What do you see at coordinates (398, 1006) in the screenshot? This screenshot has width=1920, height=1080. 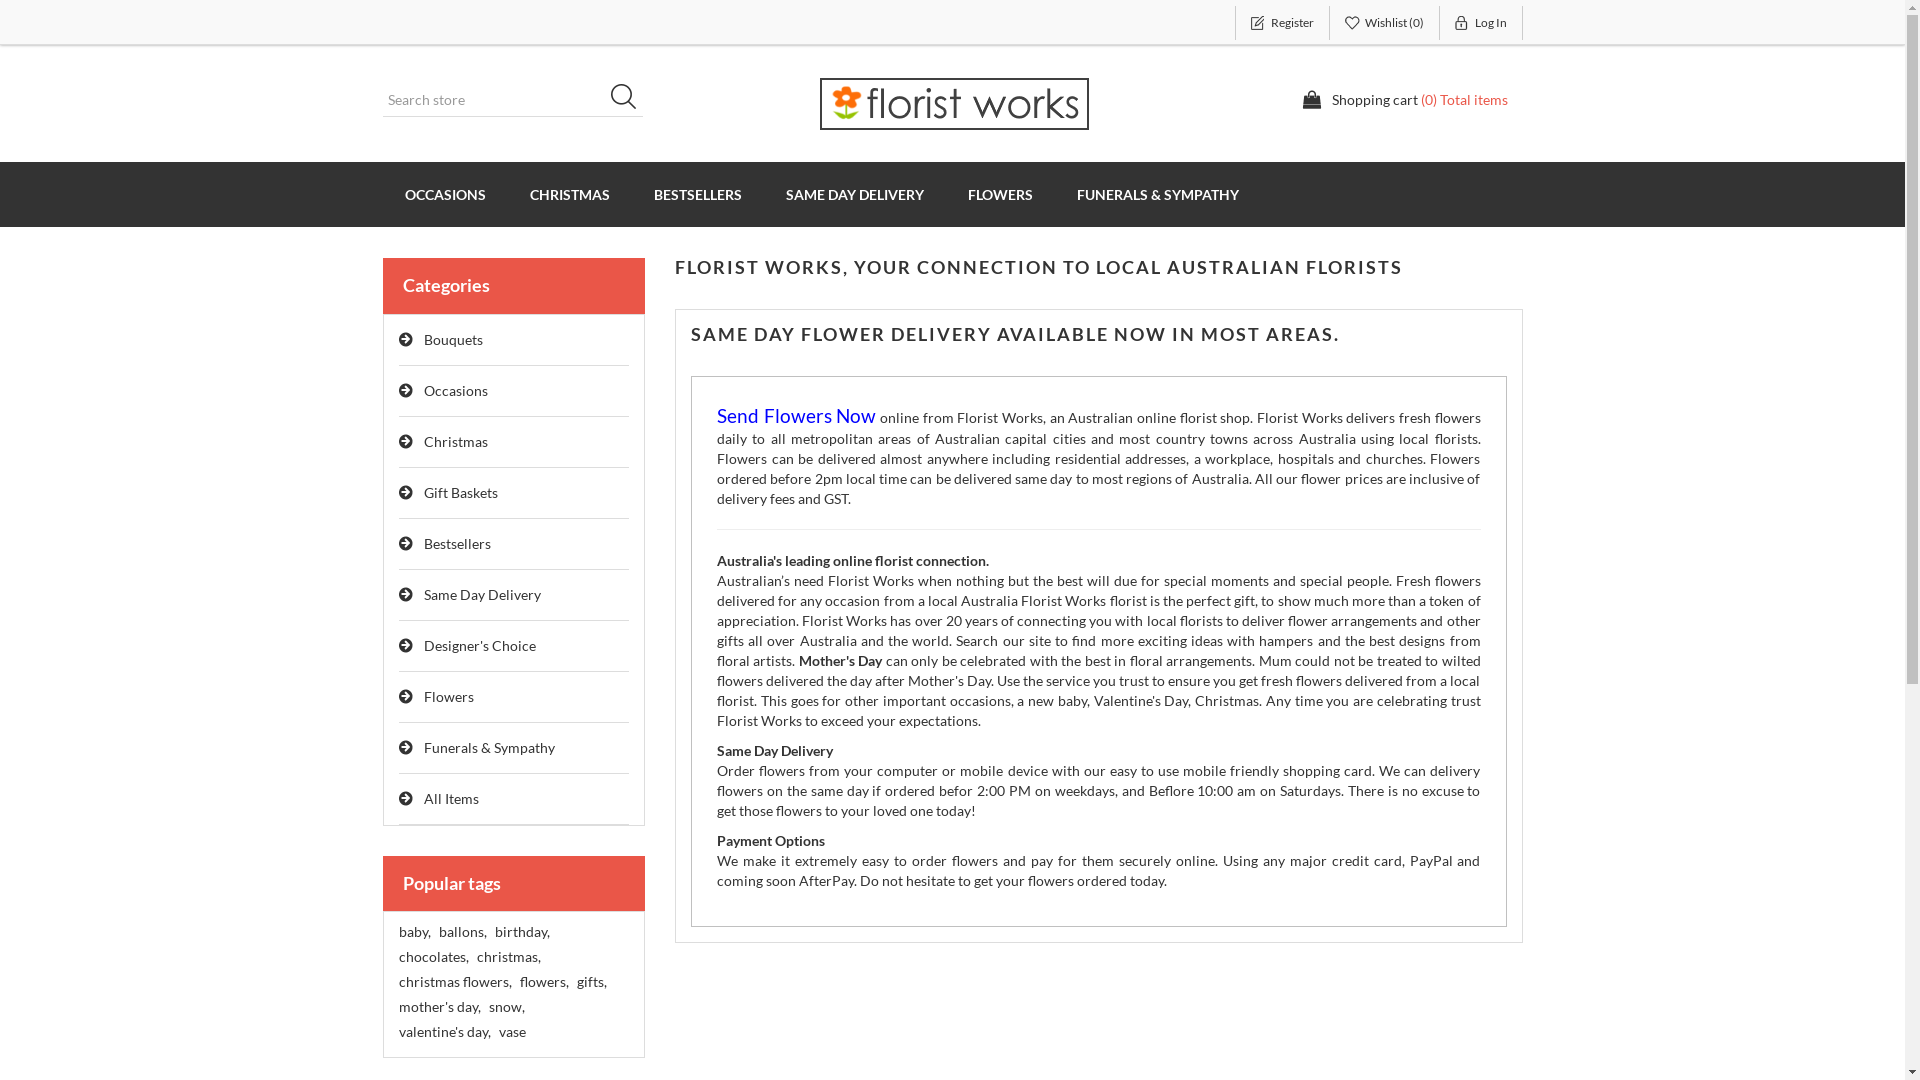 I see `'mother's day,'` at bounding box center [398, 1006].